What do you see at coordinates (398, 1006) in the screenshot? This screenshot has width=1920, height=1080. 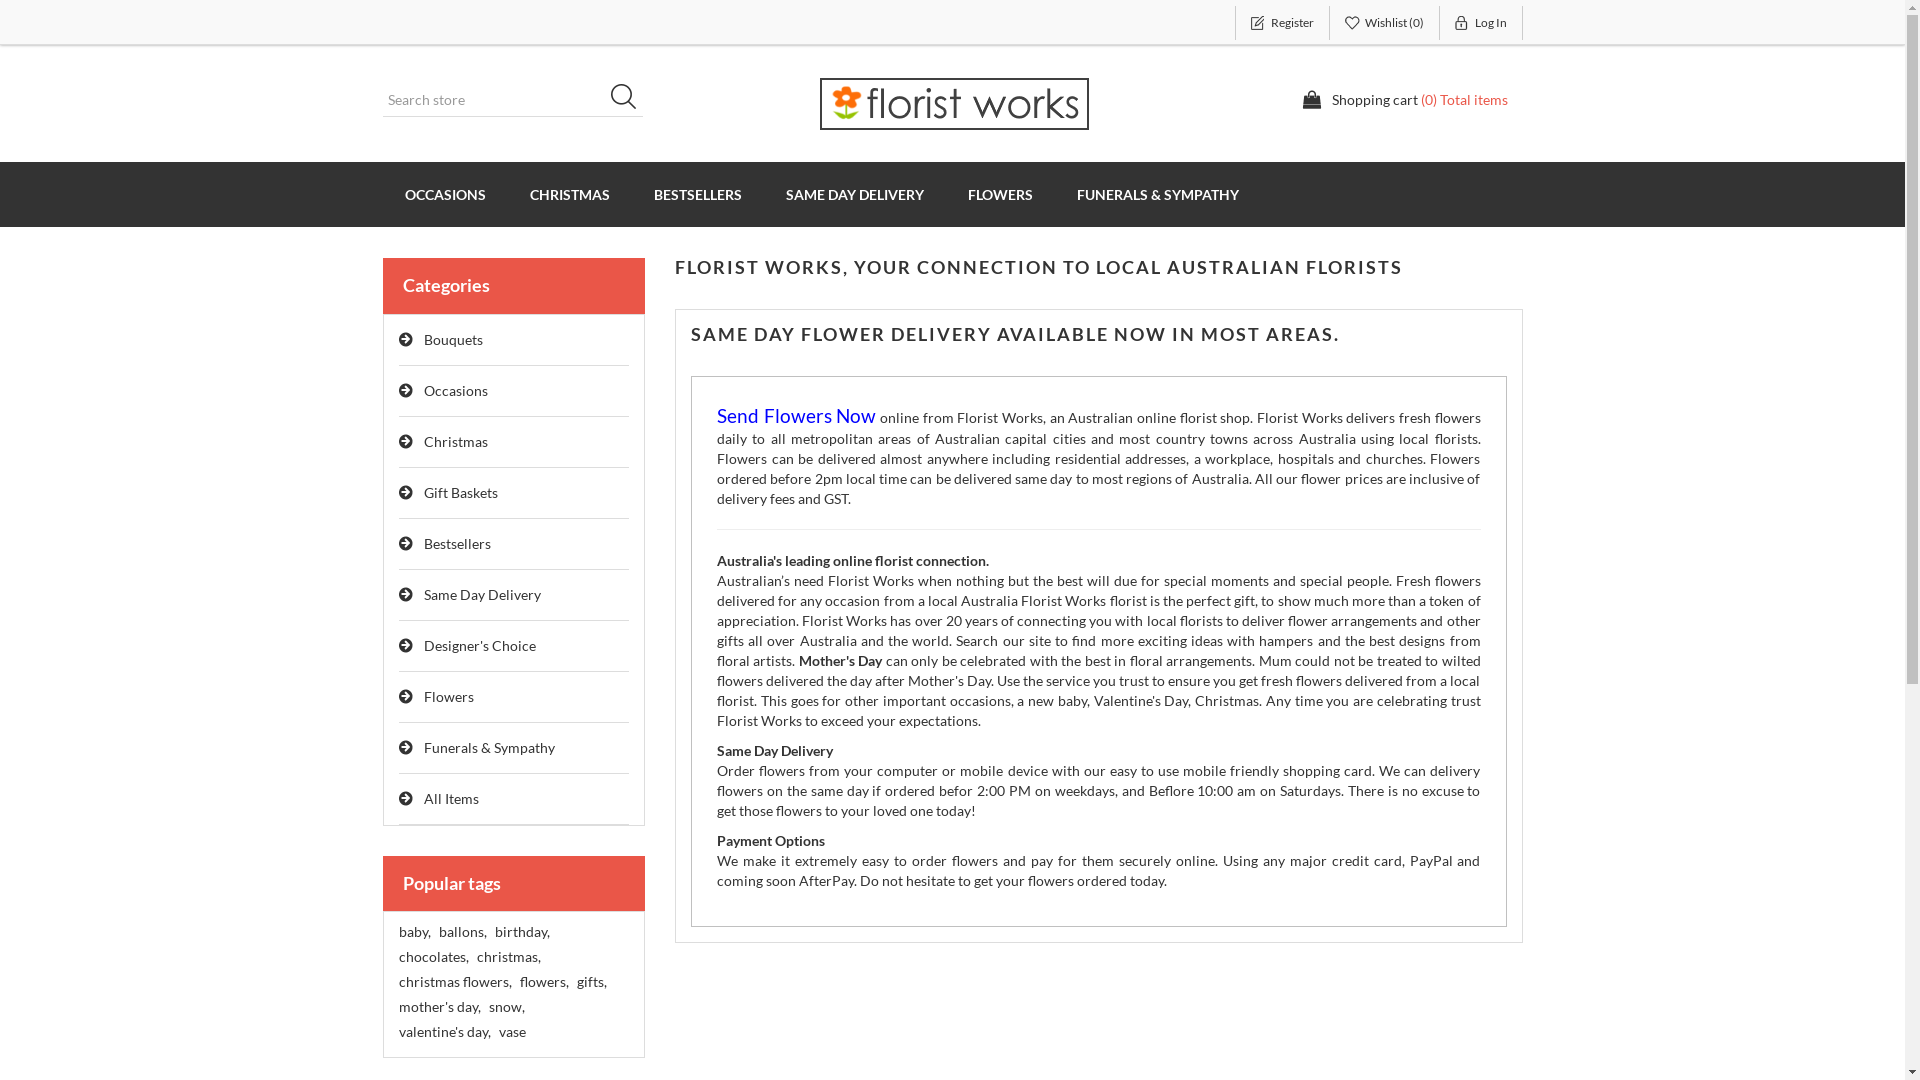 I see `'mother's day,'` at bounding box center [398, 1006].